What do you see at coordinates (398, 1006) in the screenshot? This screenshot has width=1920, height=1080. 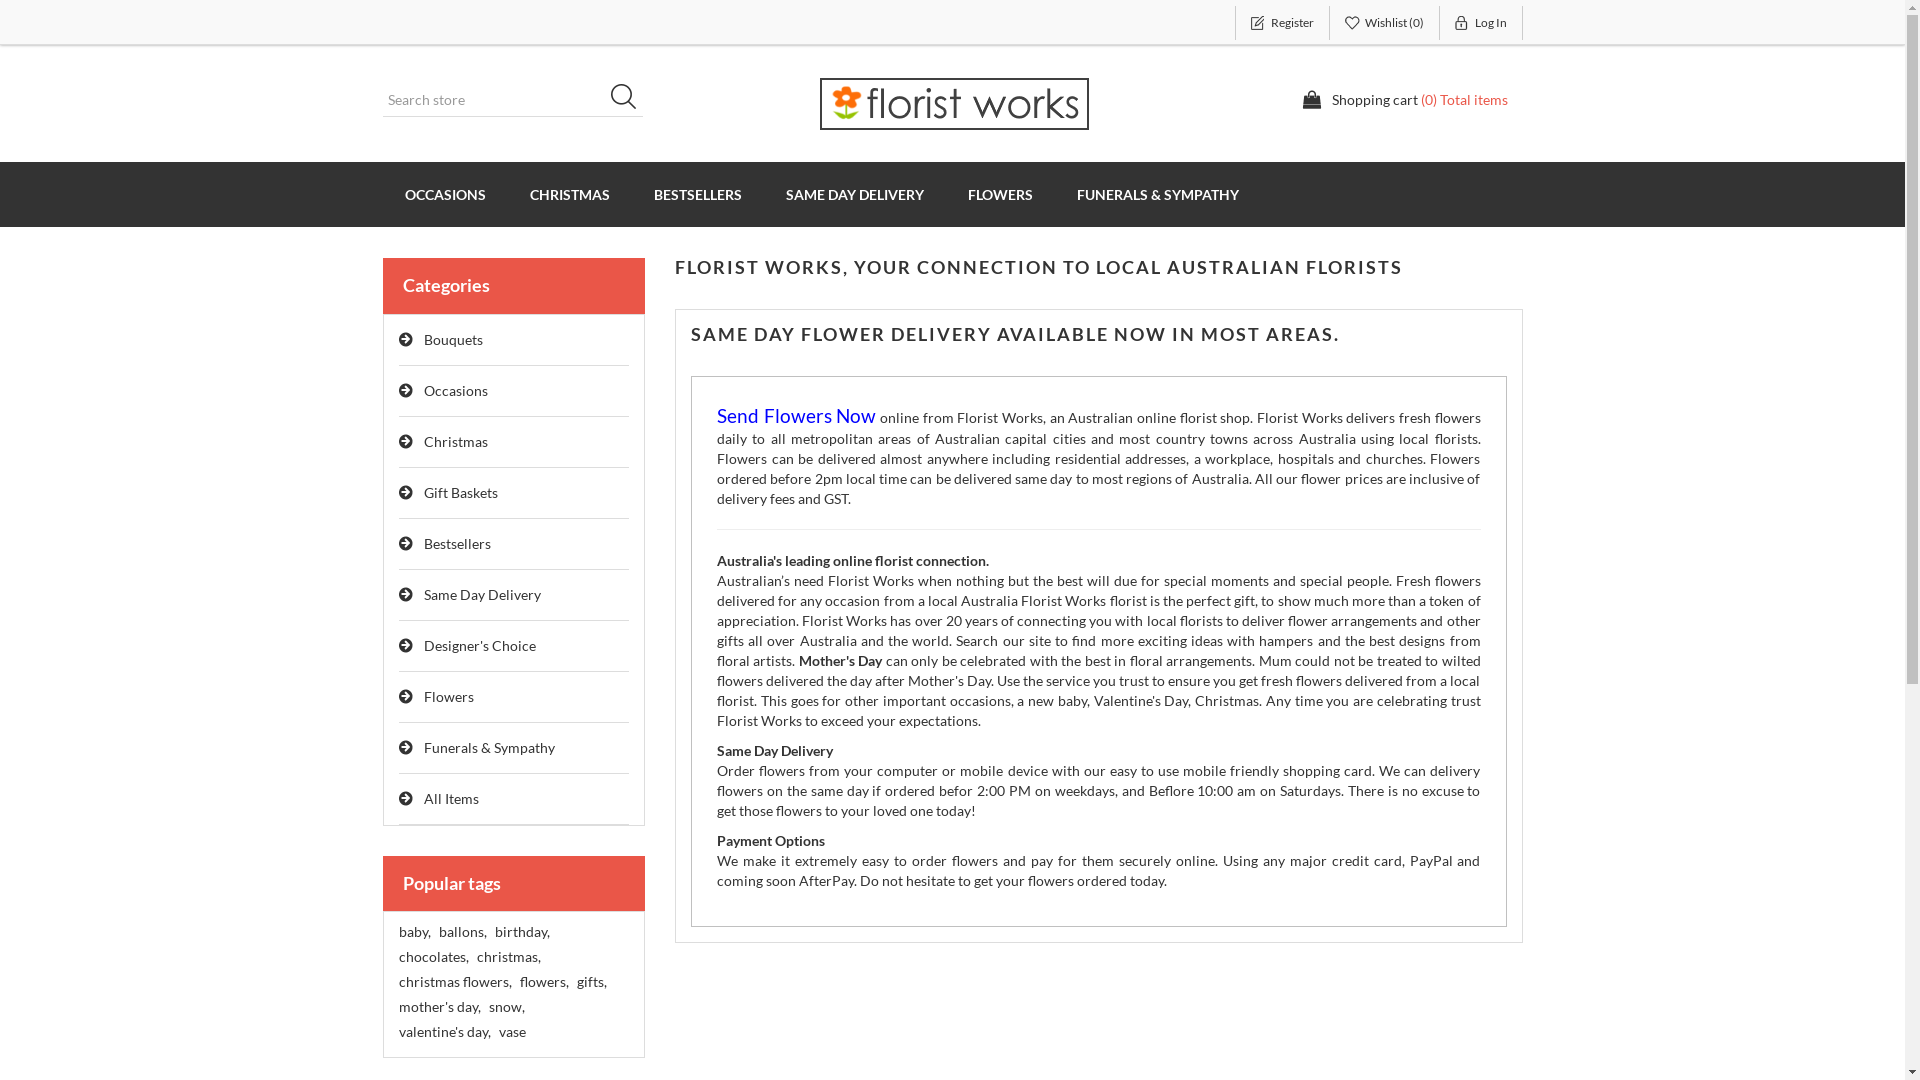 I see `'mother's day,'` at bounding box center [398, 1006].